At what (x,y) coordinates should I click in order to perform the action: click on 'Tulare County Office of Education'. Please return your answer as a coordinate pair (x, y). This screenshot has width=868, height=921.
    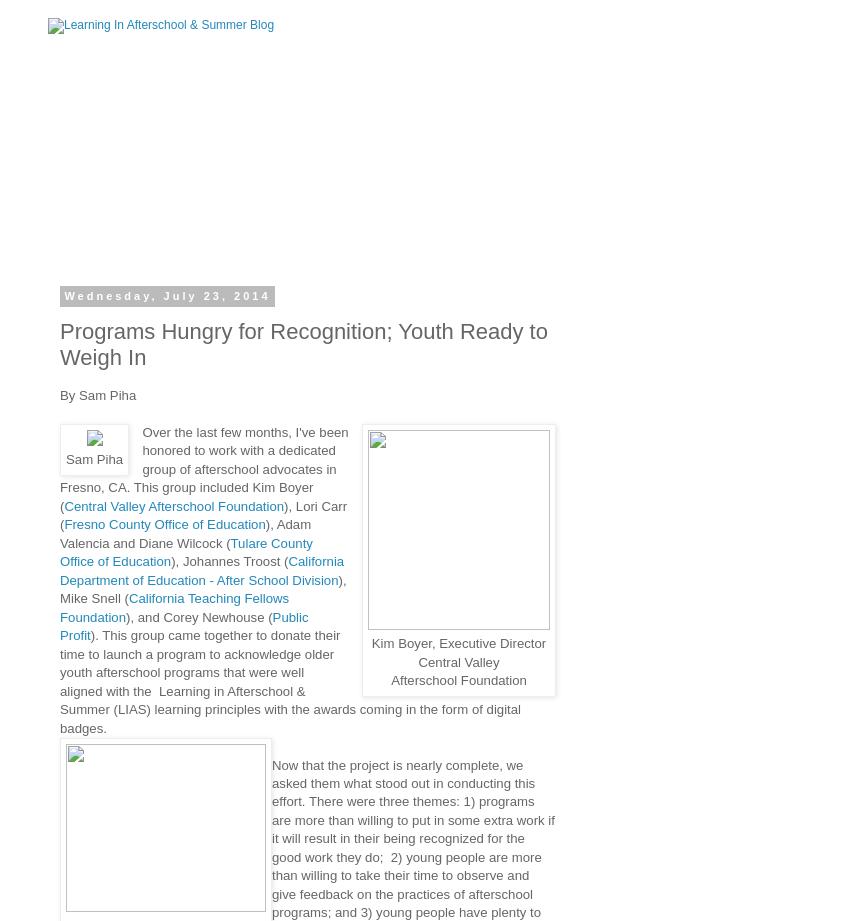
    Looking at the image, I should click on (186, 550).